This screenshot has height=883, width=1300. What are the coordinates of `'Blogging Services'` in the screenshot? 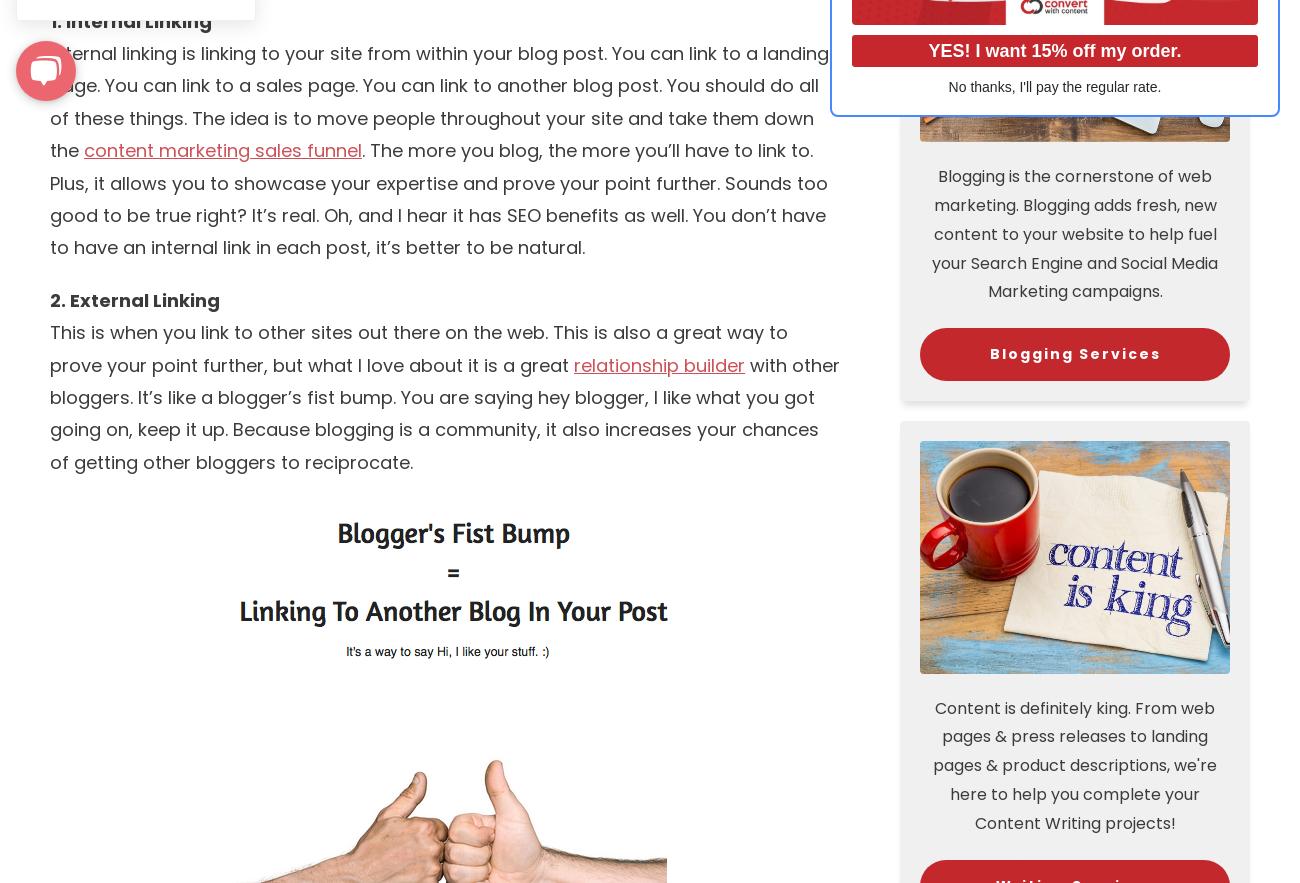 It's located at (1074, 353).